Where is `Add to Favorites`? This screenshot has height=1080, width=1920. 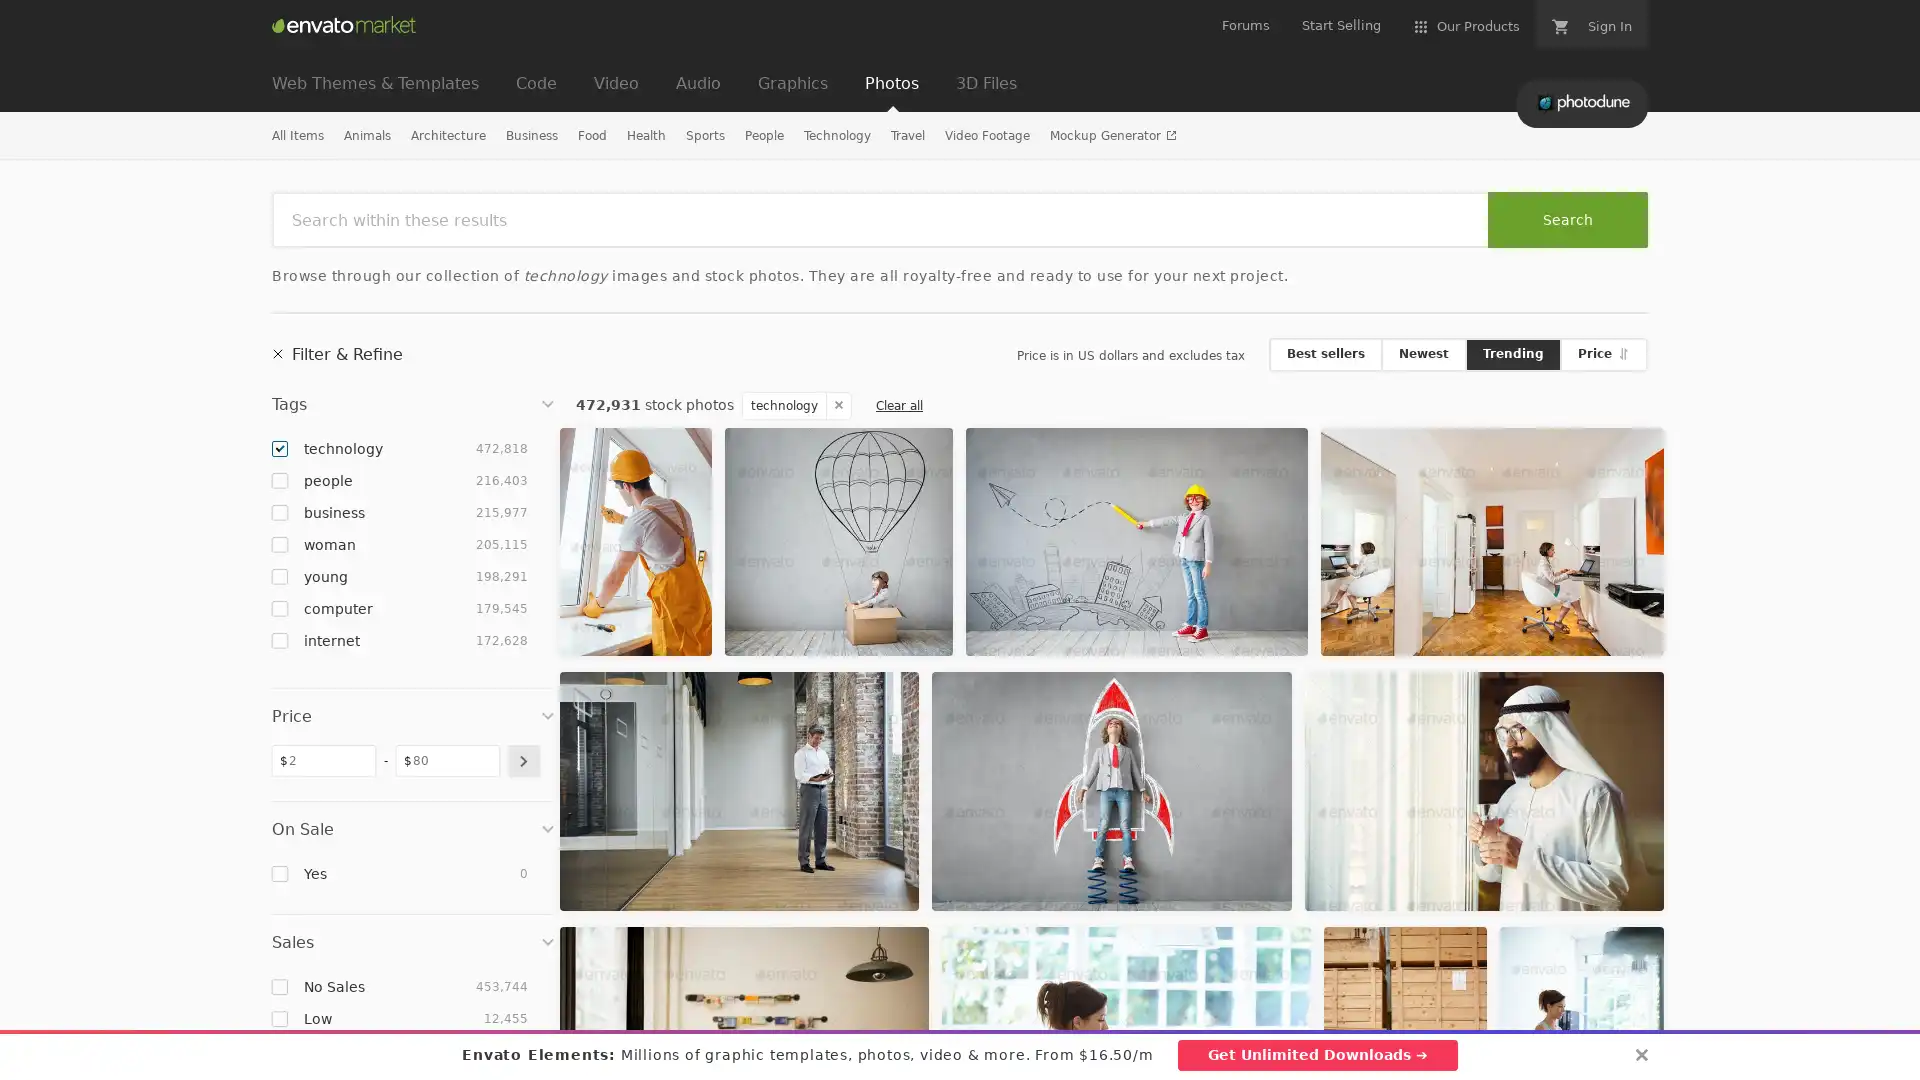
Add to Favorites is located at coordinates (925, 452).